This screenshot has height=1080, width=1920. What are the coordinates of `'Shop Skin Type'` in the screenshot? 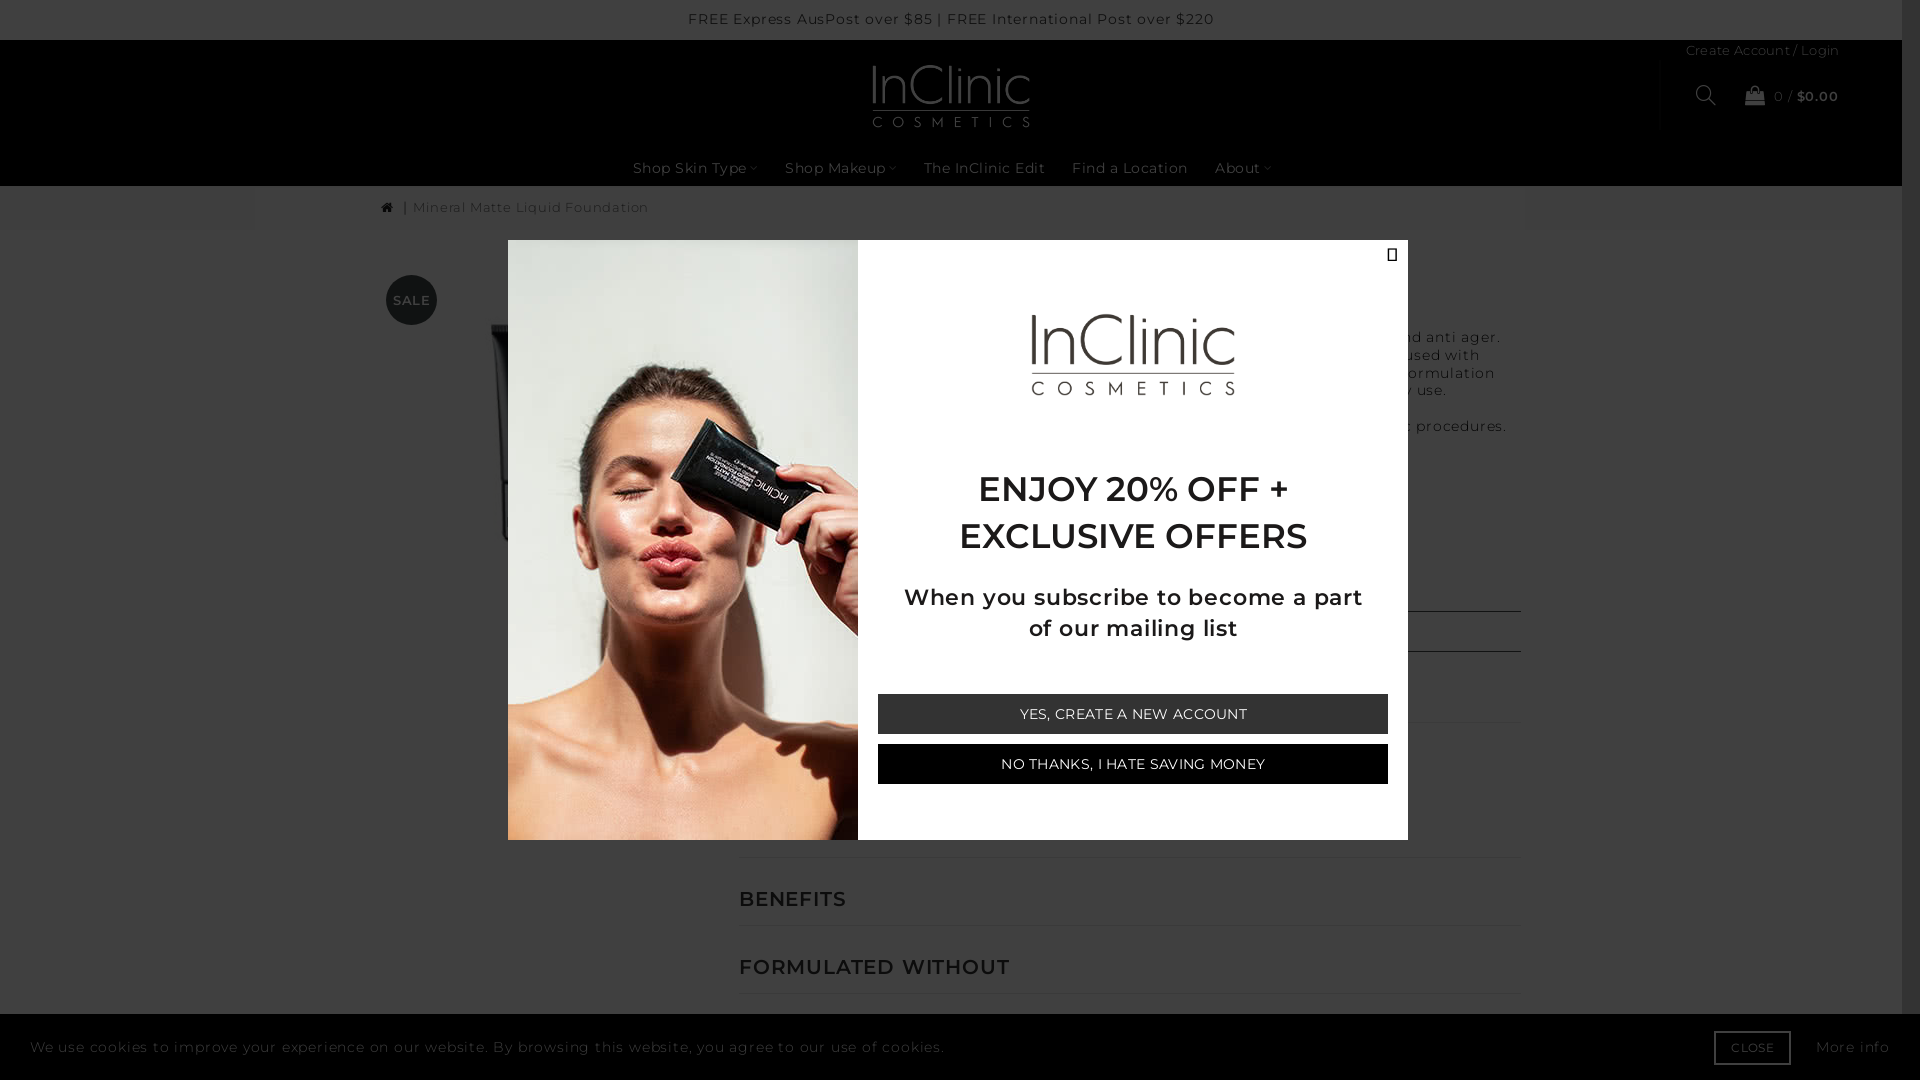 It's located at (695, 167).